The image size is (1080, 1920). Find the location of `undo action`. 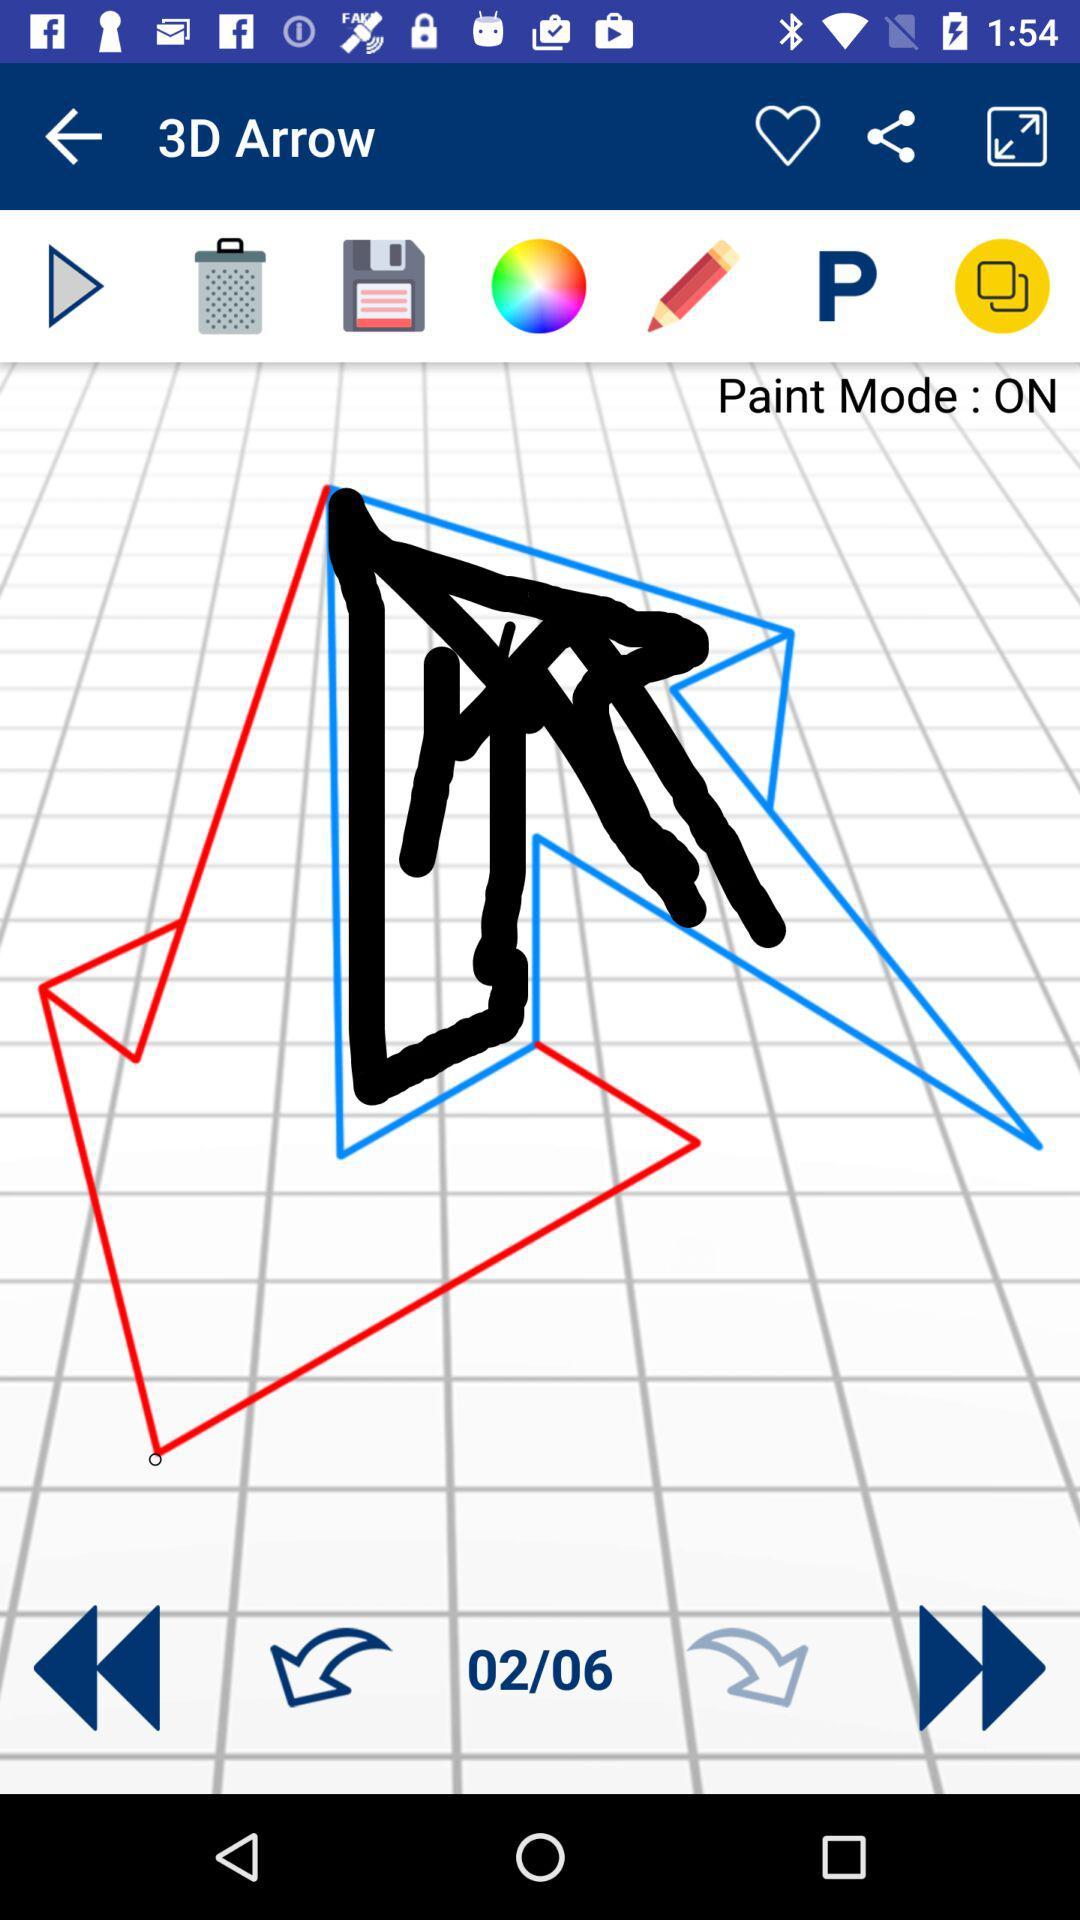

undo action is located at coordinates (330, 1668).